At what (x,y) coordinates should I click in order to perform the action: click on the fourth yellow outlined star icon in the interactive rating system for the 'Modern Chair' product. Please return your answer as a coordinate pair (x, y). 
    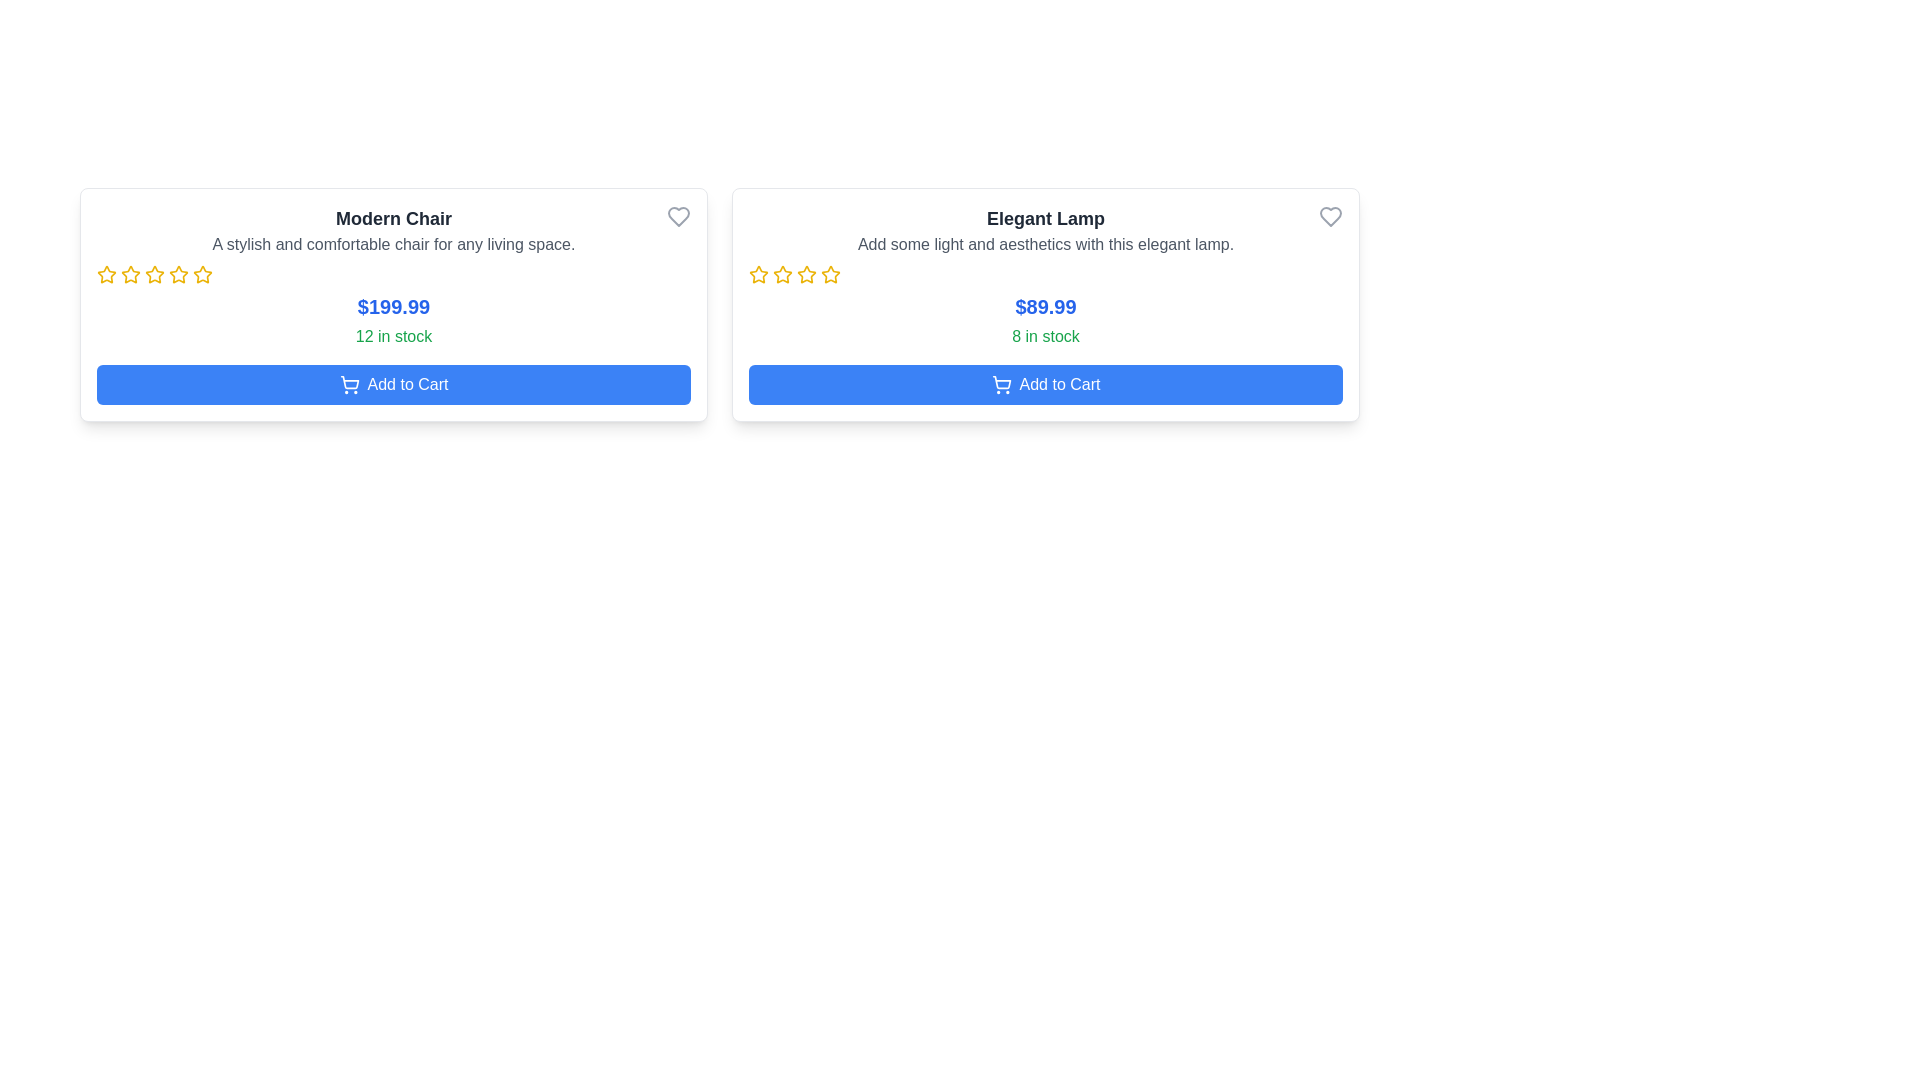
    Looking at the image, I should click on (153, 274).